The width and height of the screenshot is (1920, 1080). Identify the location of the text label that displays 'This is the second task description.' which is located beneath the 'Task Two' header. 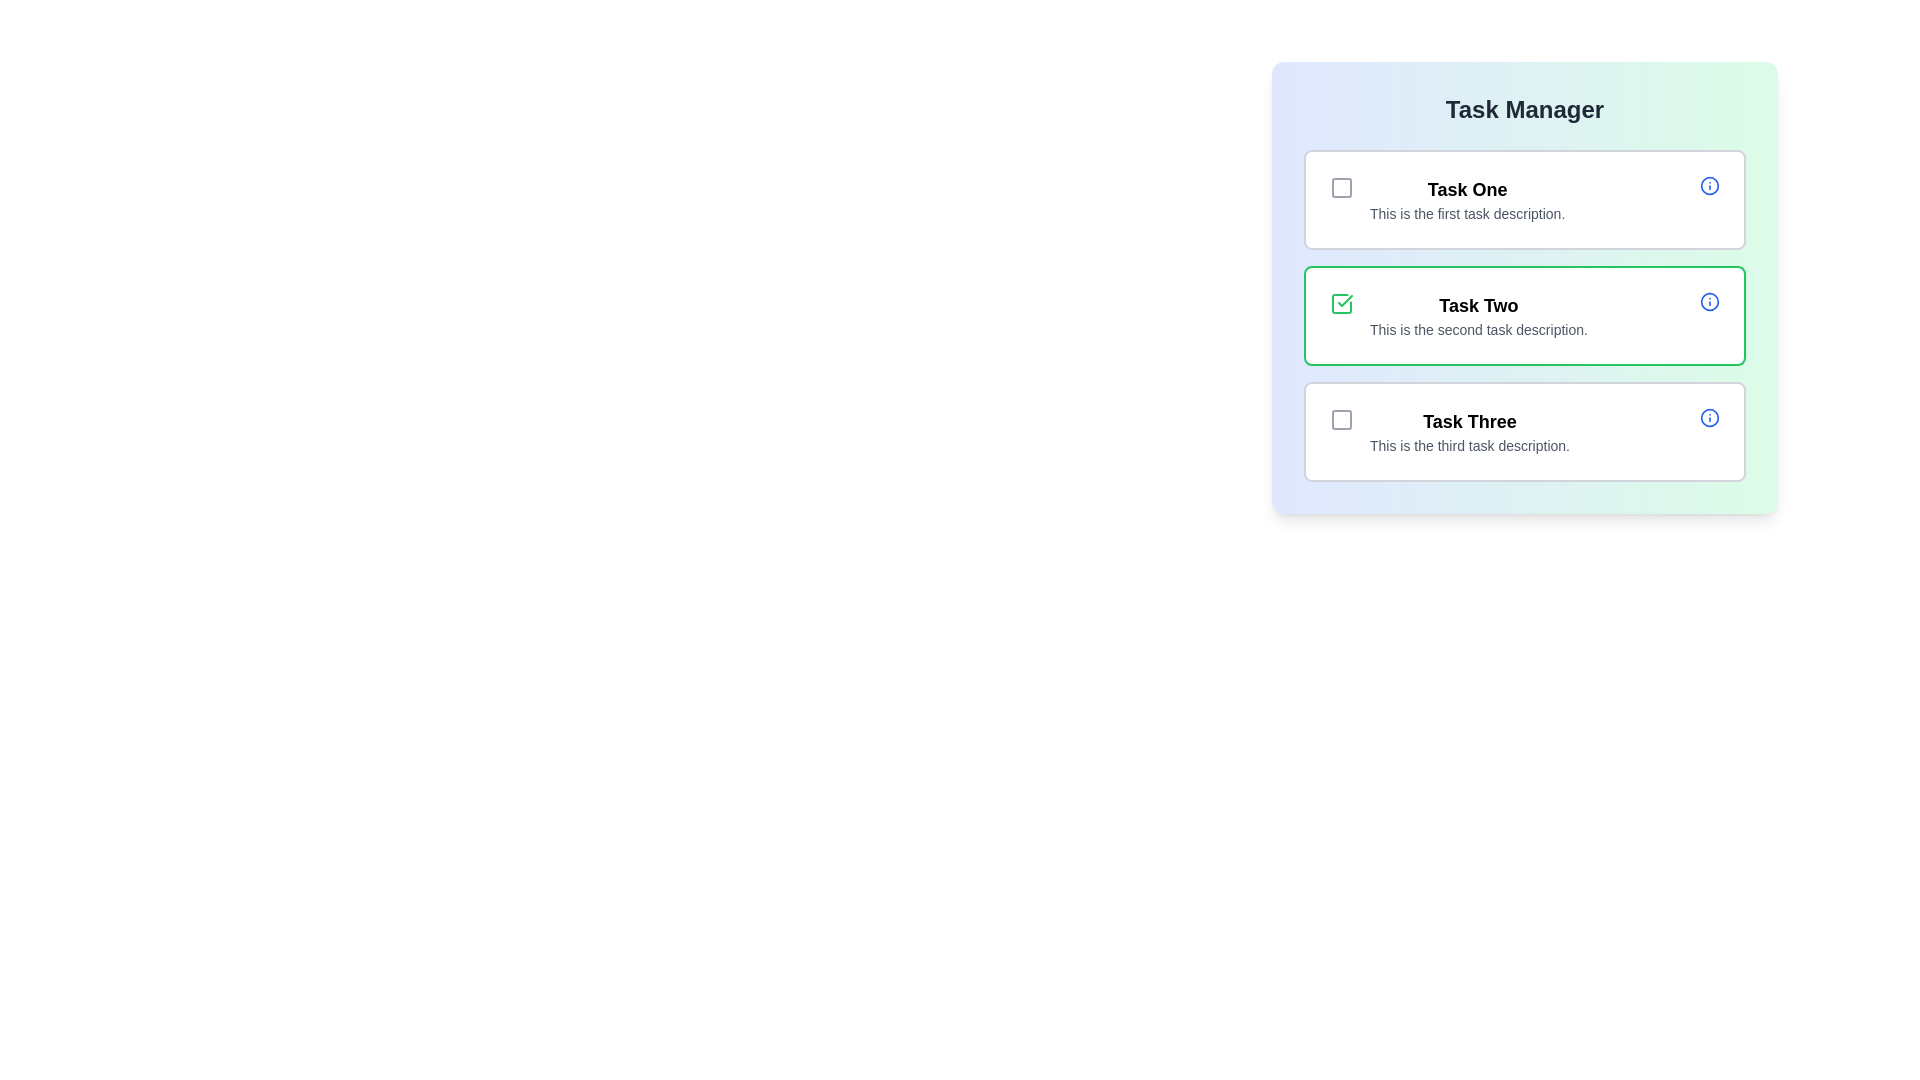
(1478, 329).